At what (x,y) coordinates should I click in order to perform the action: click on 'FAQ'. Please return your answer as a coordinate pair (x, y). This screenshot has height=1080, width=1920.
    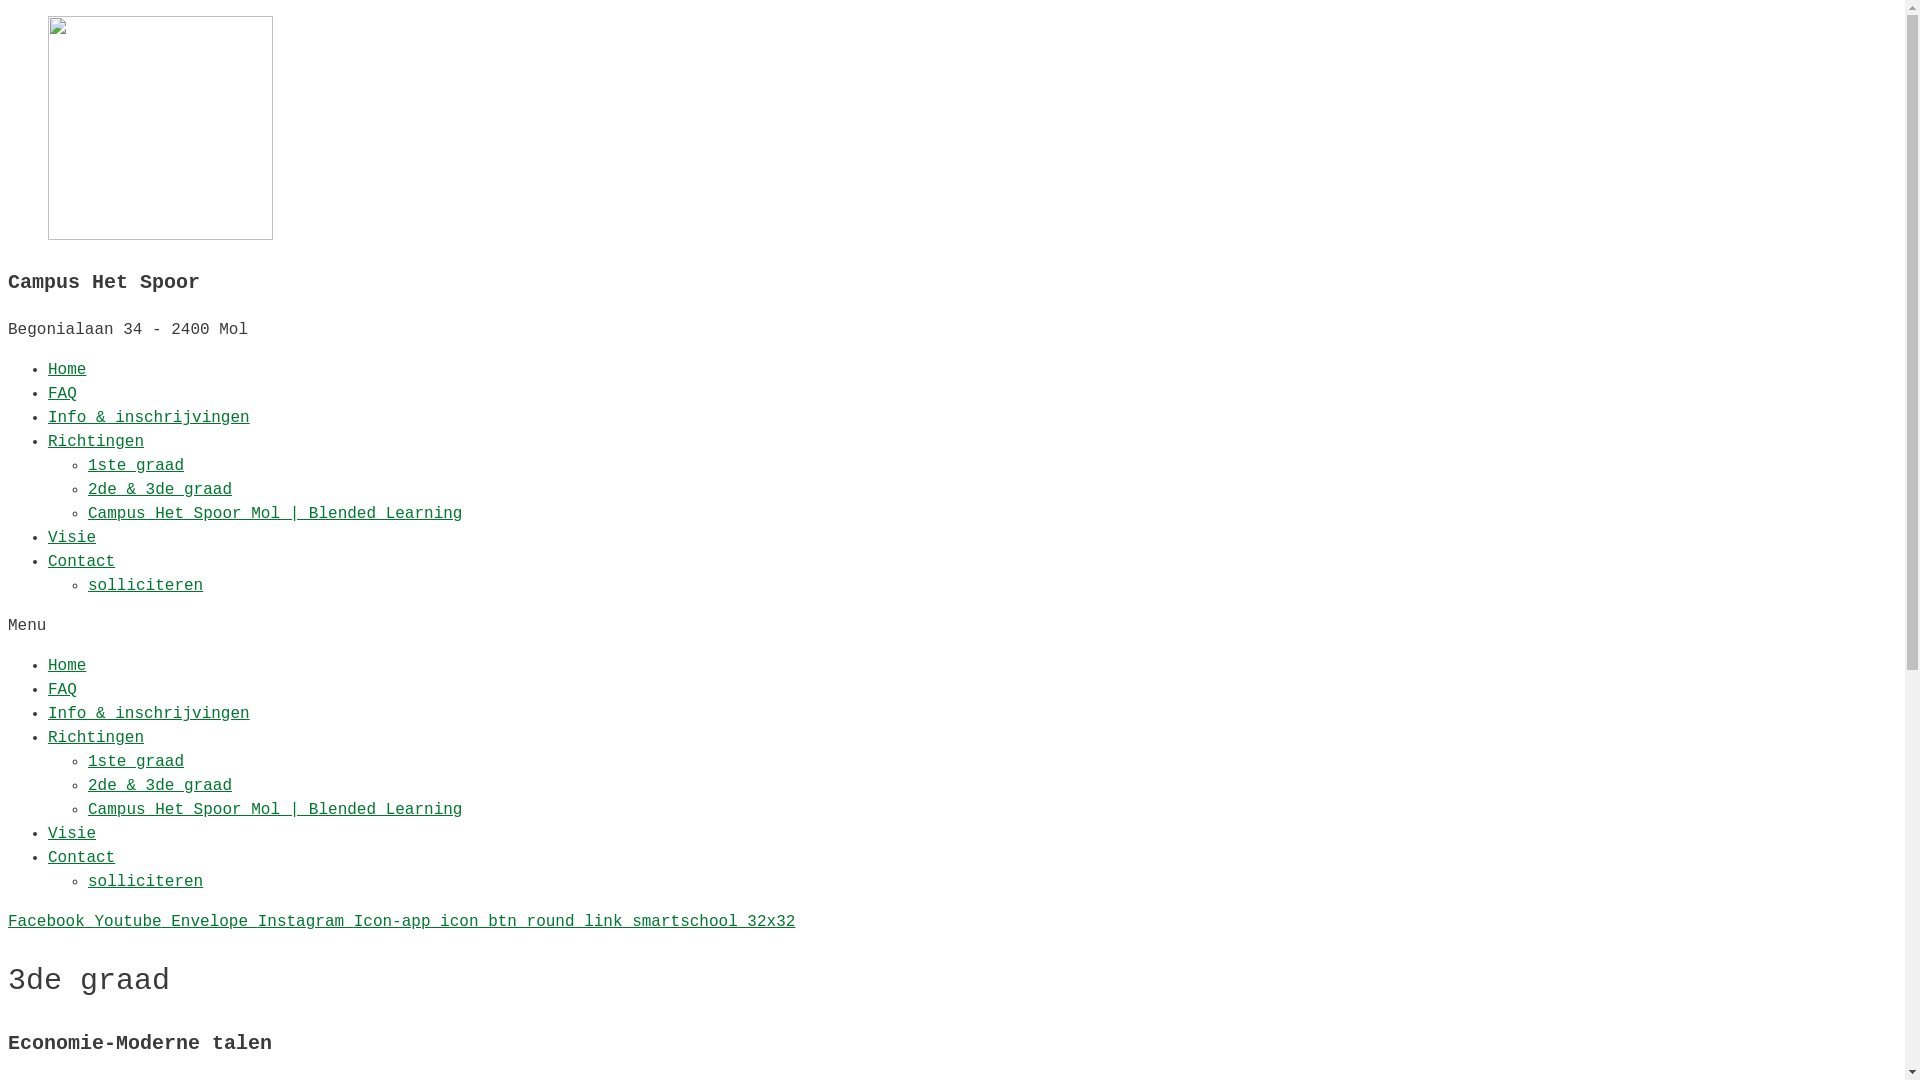
    Looking at the image, I should click on (62, 393).